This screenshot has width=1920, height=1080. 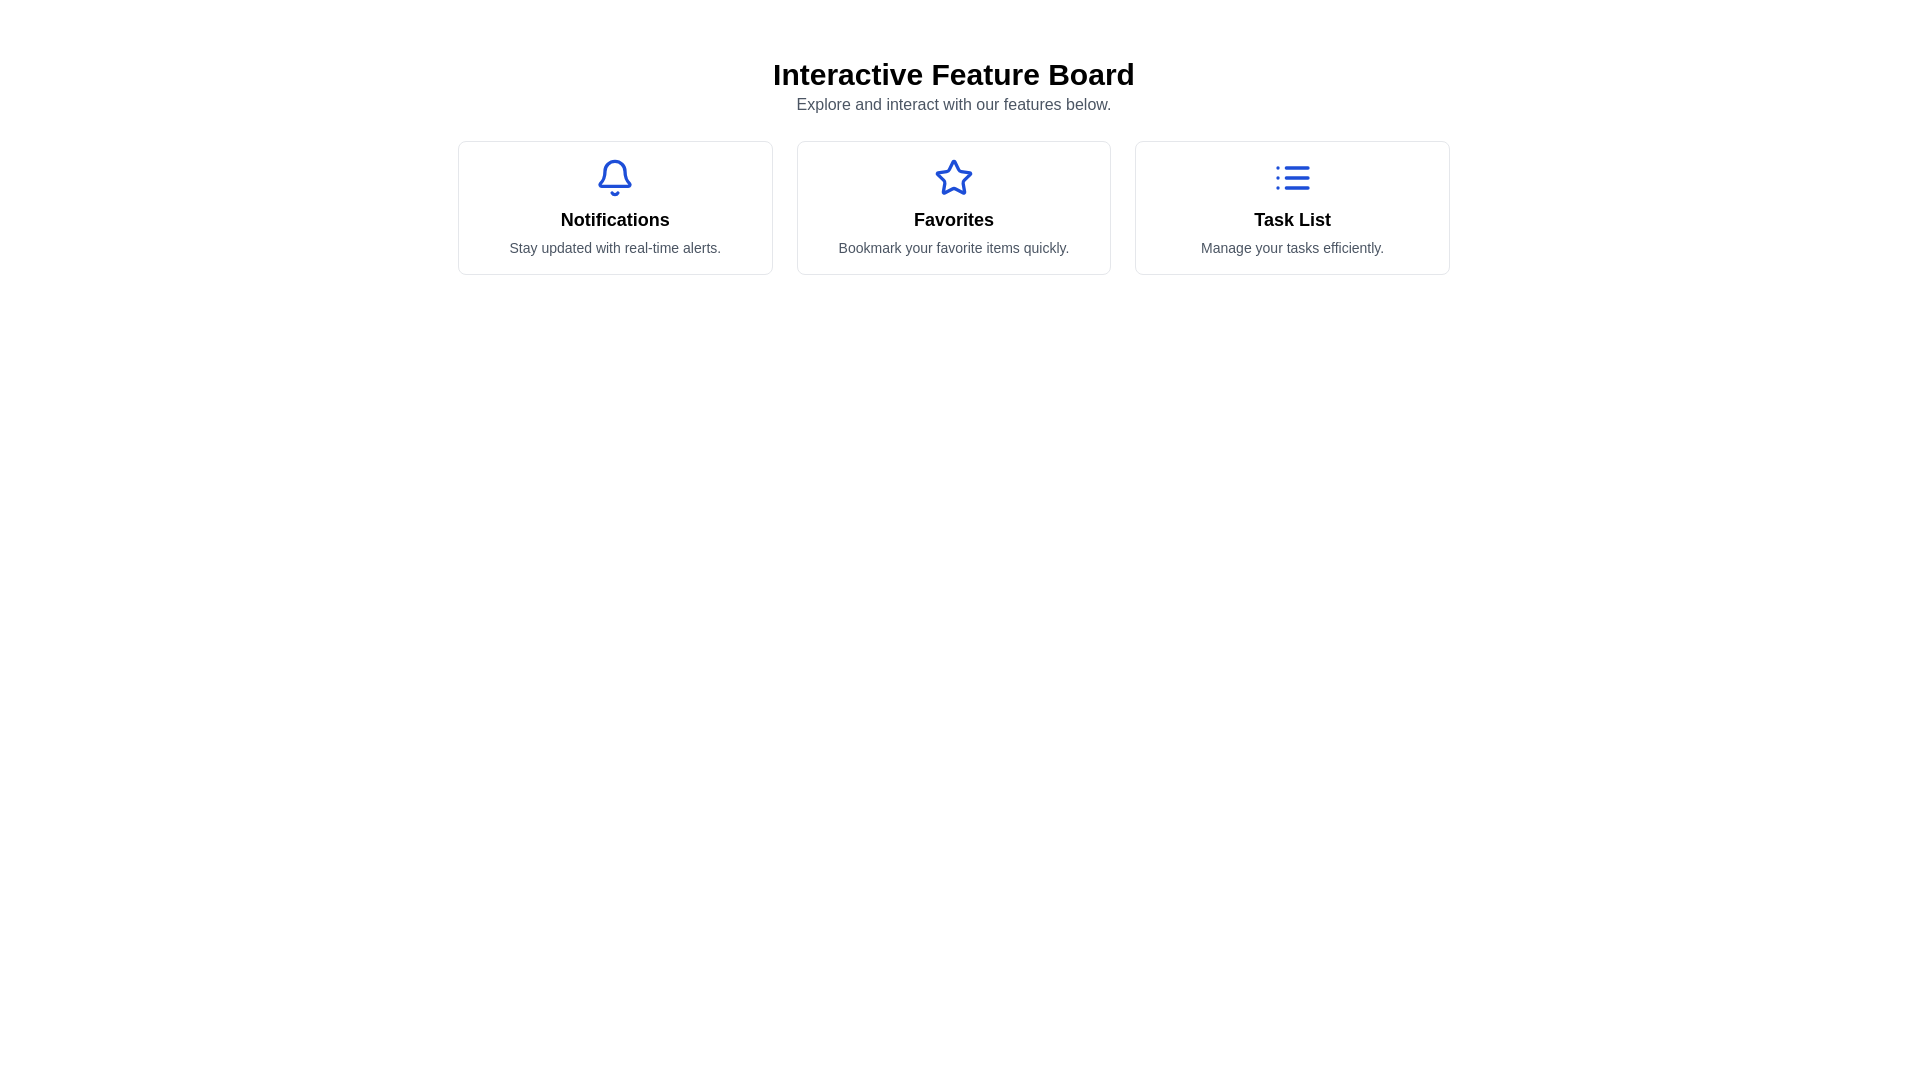 I want to click on the notifications icon located above the text 'Notifications' and 'Stay updated with real-time alerts.', so click(x=614, y=176).